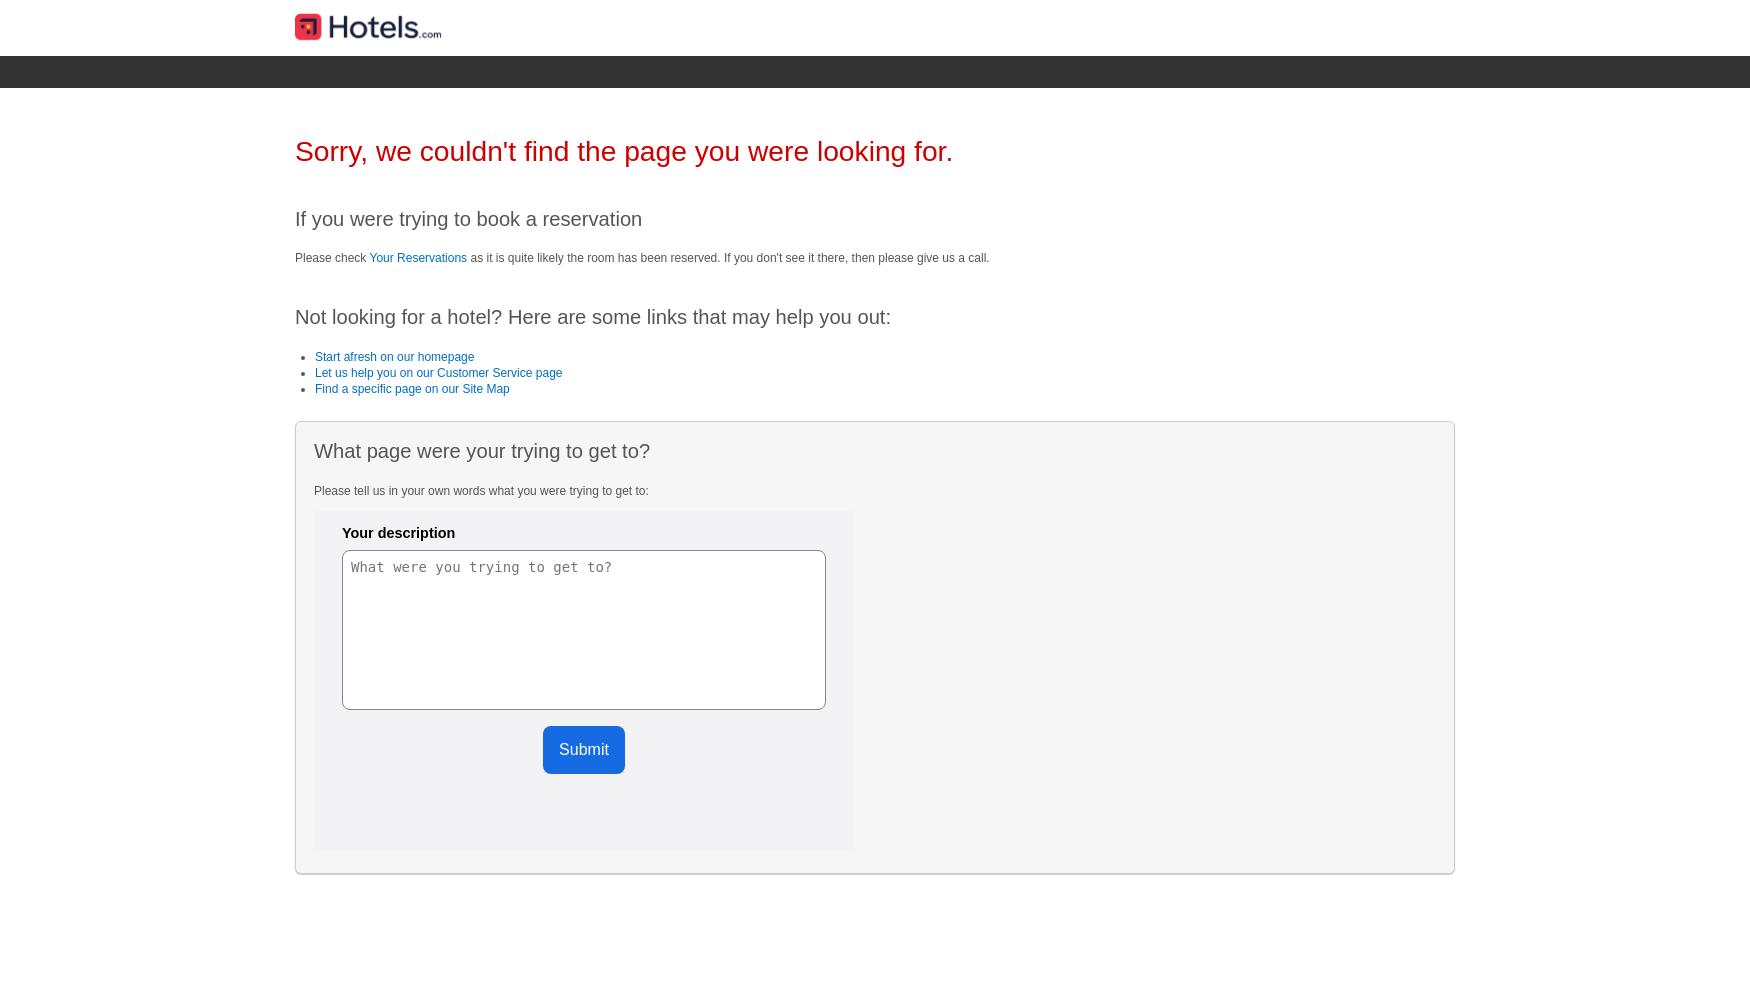 This screenshot has width=1750, height=1000. I want to click on 'If you were trying to book a reservation', so click(468, 217).